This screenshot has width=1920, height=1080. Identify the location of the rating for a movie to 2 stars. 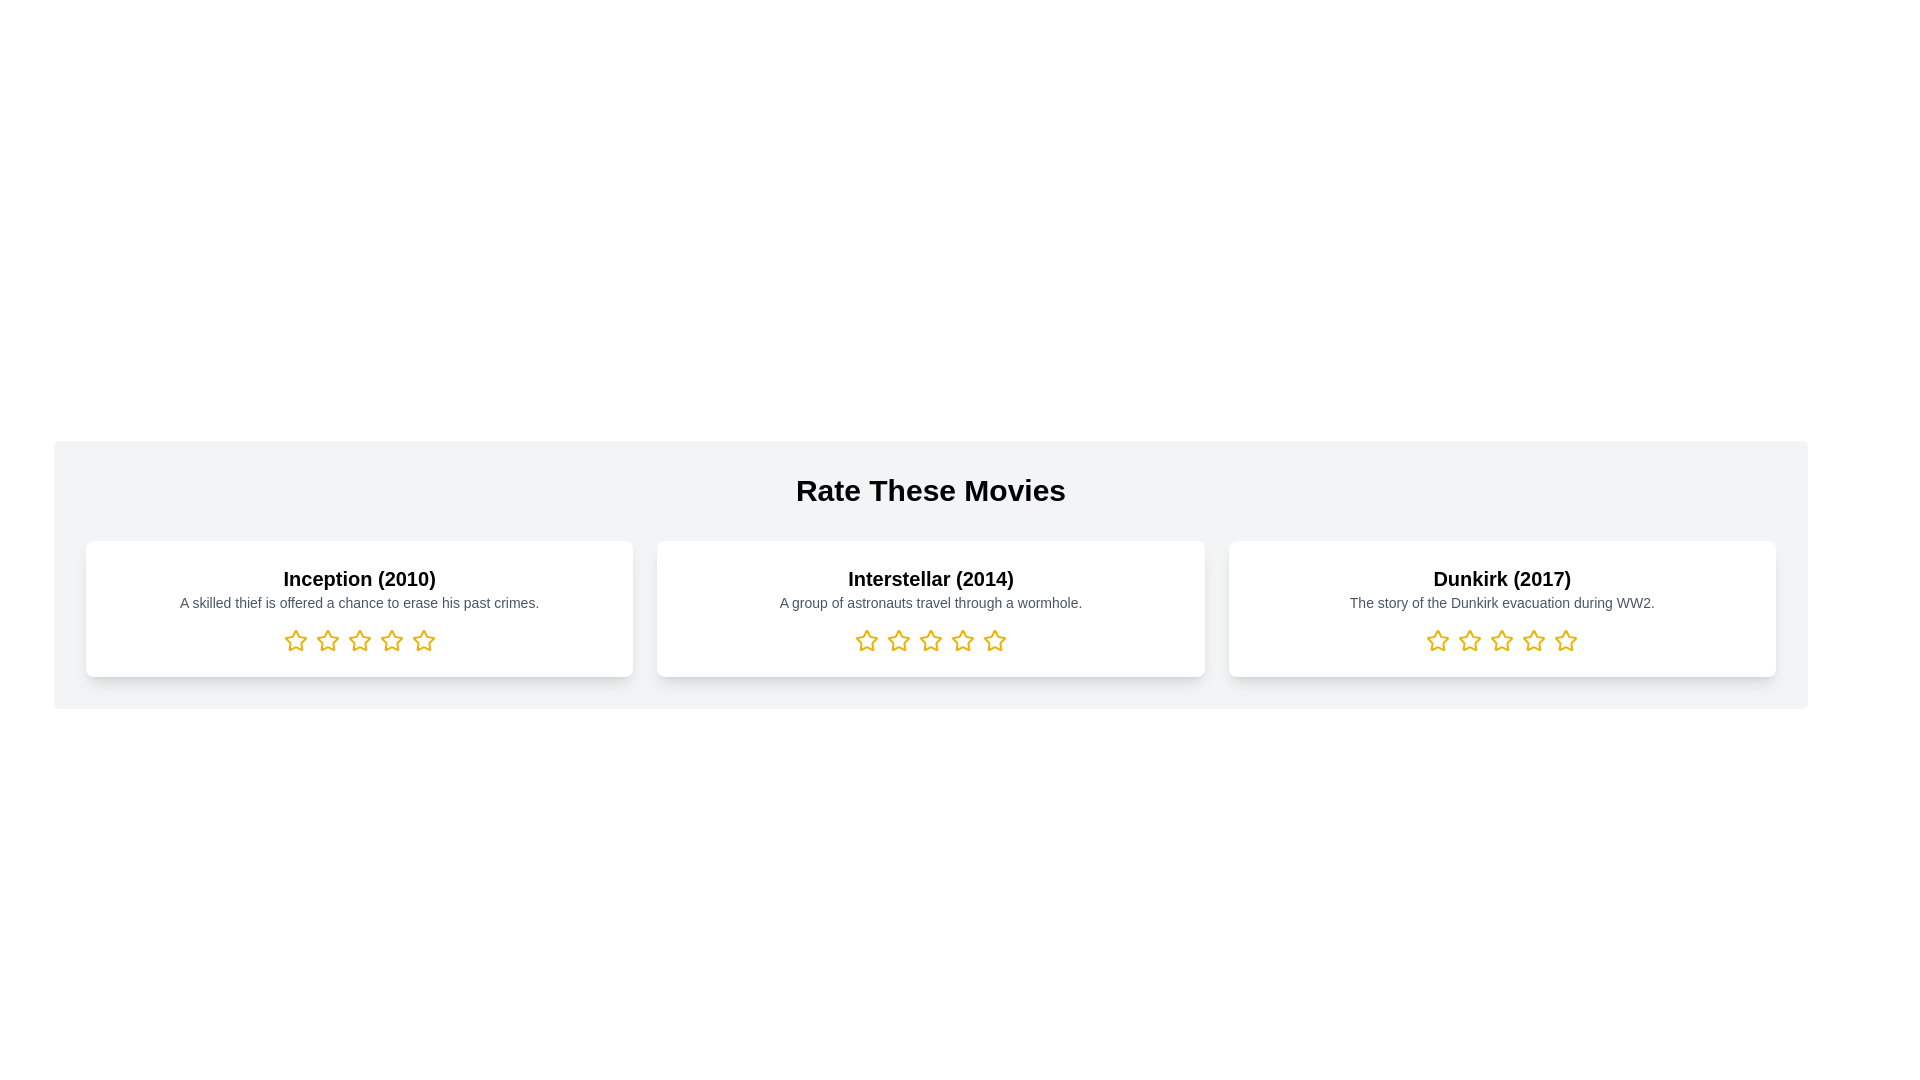
(327, 640).